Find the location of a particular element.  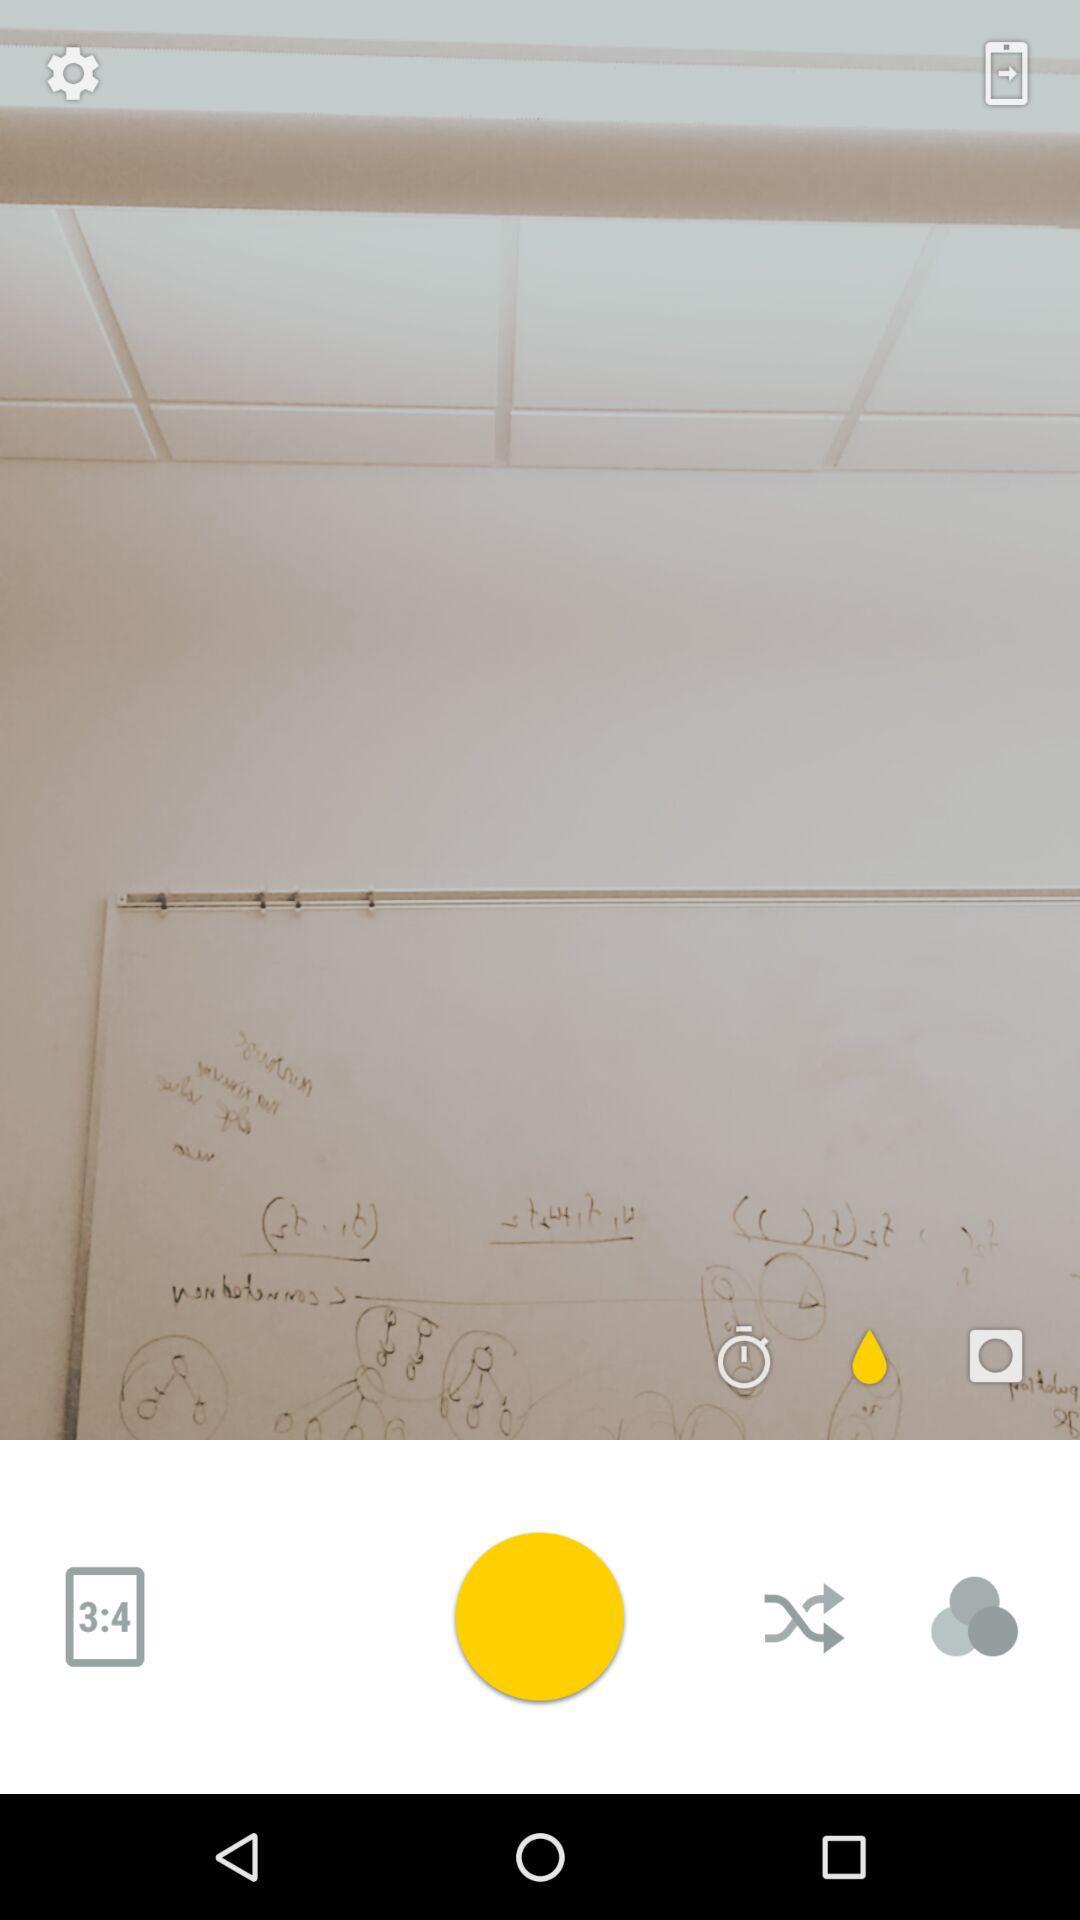

color filter is located at coordinates (869, 1356).